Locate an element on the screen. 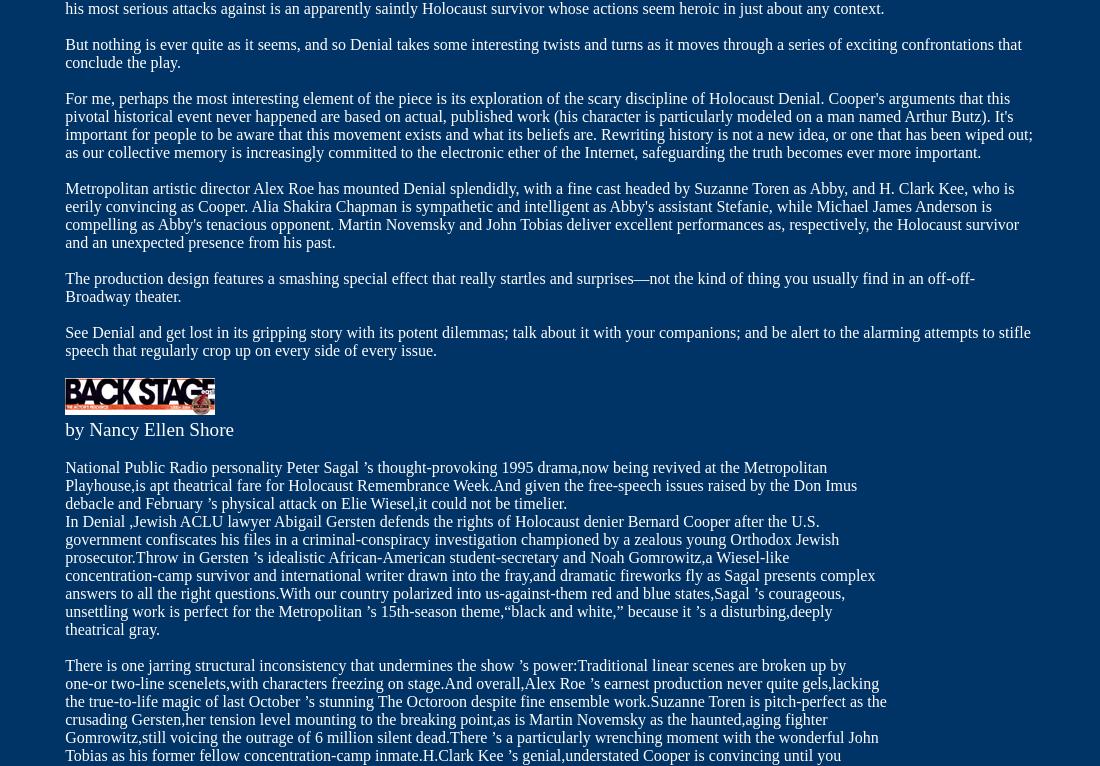  'Metropolitan artistic director Alex Roe has mounted Denial splendidly,
with a fine cast headed by Suzanne Toren as Abby, and H. Clark Kee, who
is eerily convincing as Cooper. Alia Shakira Chapman is sympathetic and
intelligent as Abby's assistant Stefanie, while Michael James Anderson
is compelling as Abby's tenacious opponent. Martin Novemsky and John
Tobias deliver excellent performances as, respectively, the Holocaust
survivor and an unexpected presence from his past.' is located at coordinates (64, 215).